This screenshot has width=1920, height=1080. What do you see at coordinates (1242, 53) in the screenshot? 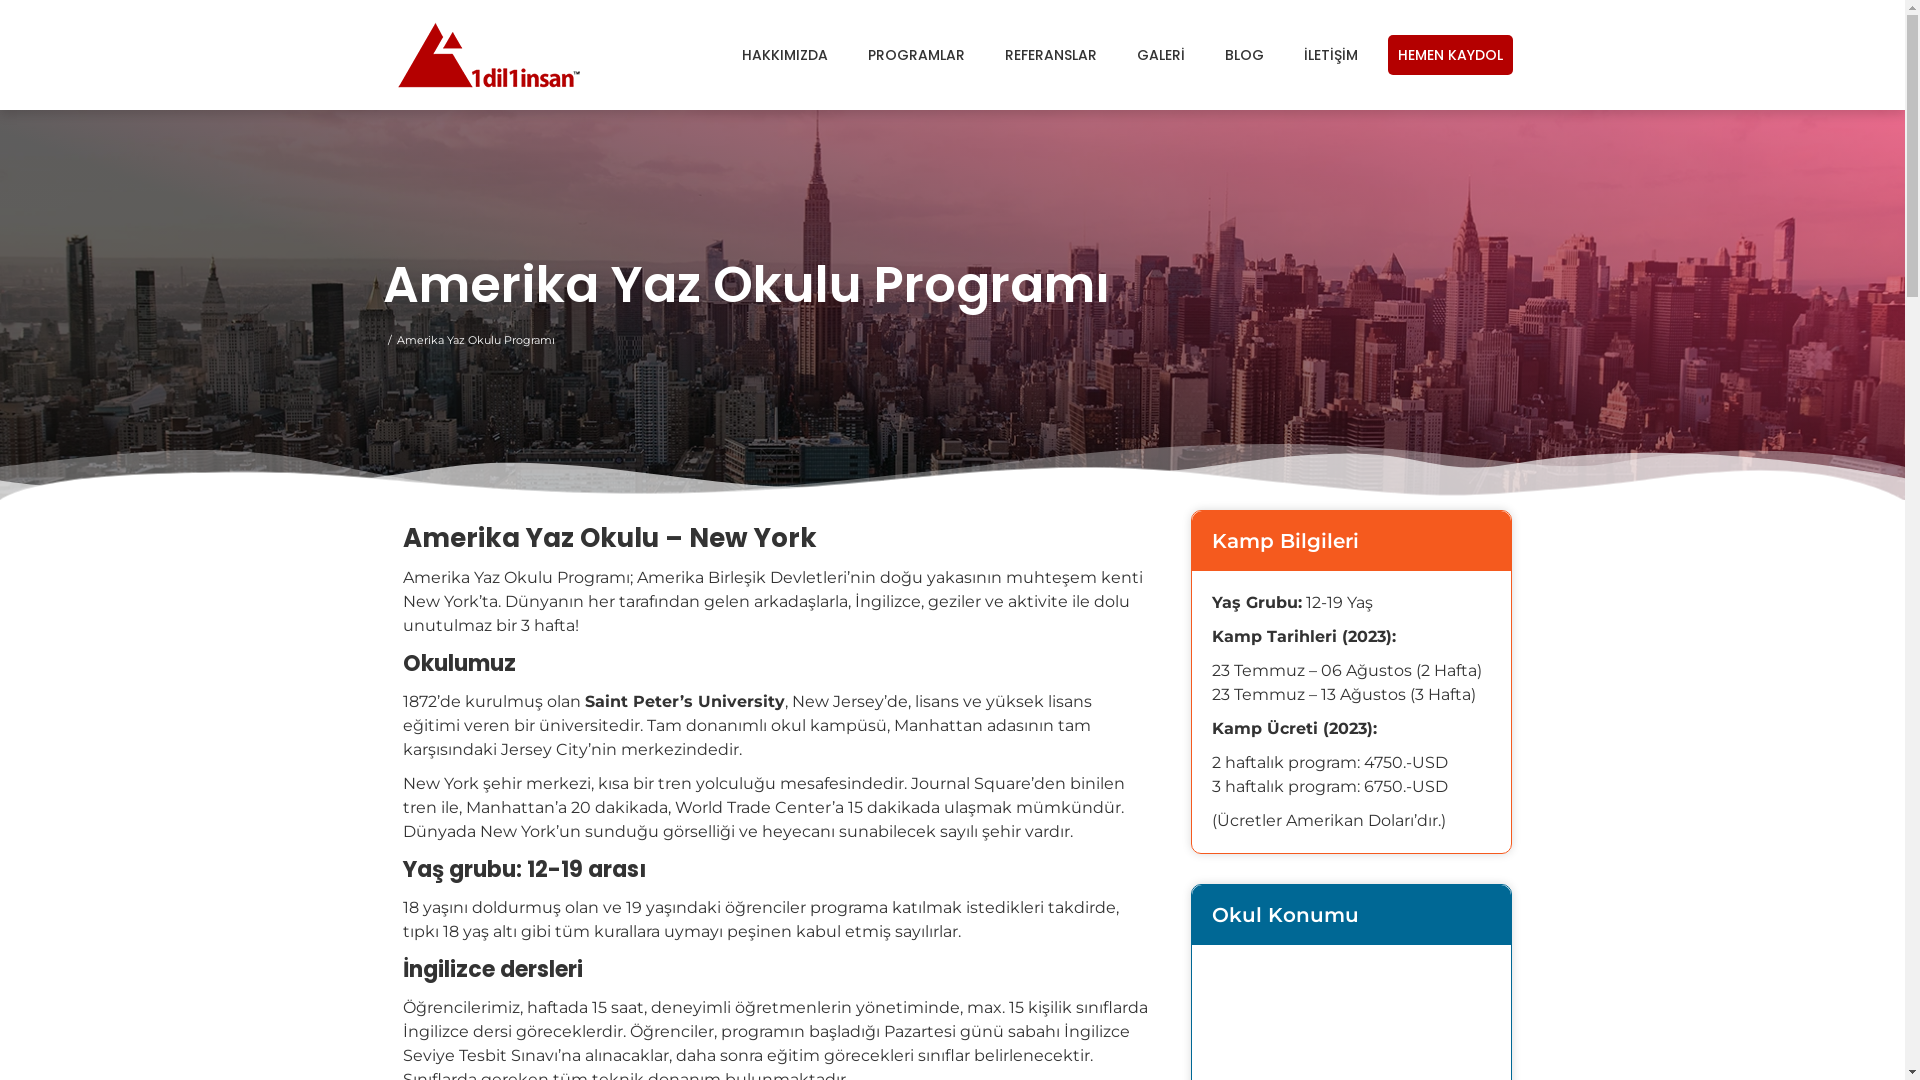
I see `'BLOG'` at bounding box center [1242, 53].